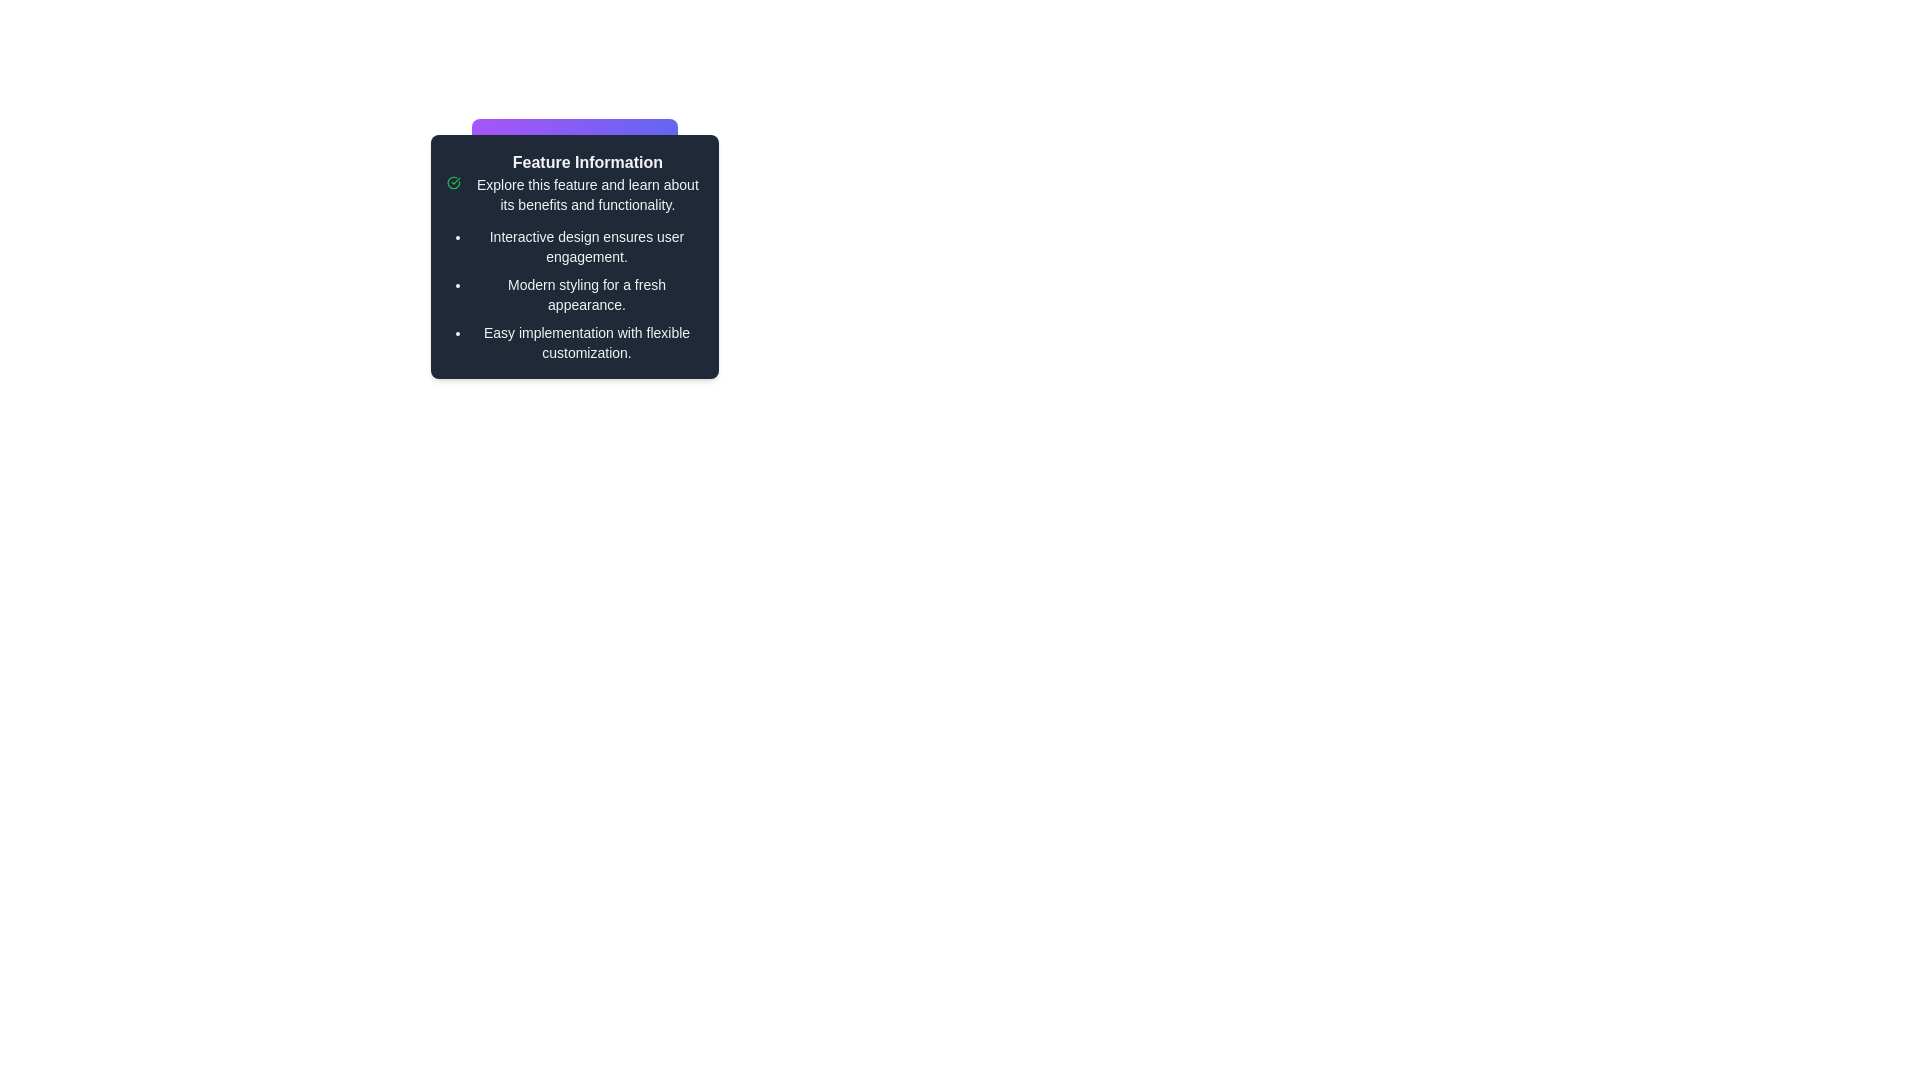 This screenshot has width=1920, height=1080. I want to click on the 'Feature Information' header, which is a prominently styled text header located at the top-center of a card component with a dark background, so click(586, 161).